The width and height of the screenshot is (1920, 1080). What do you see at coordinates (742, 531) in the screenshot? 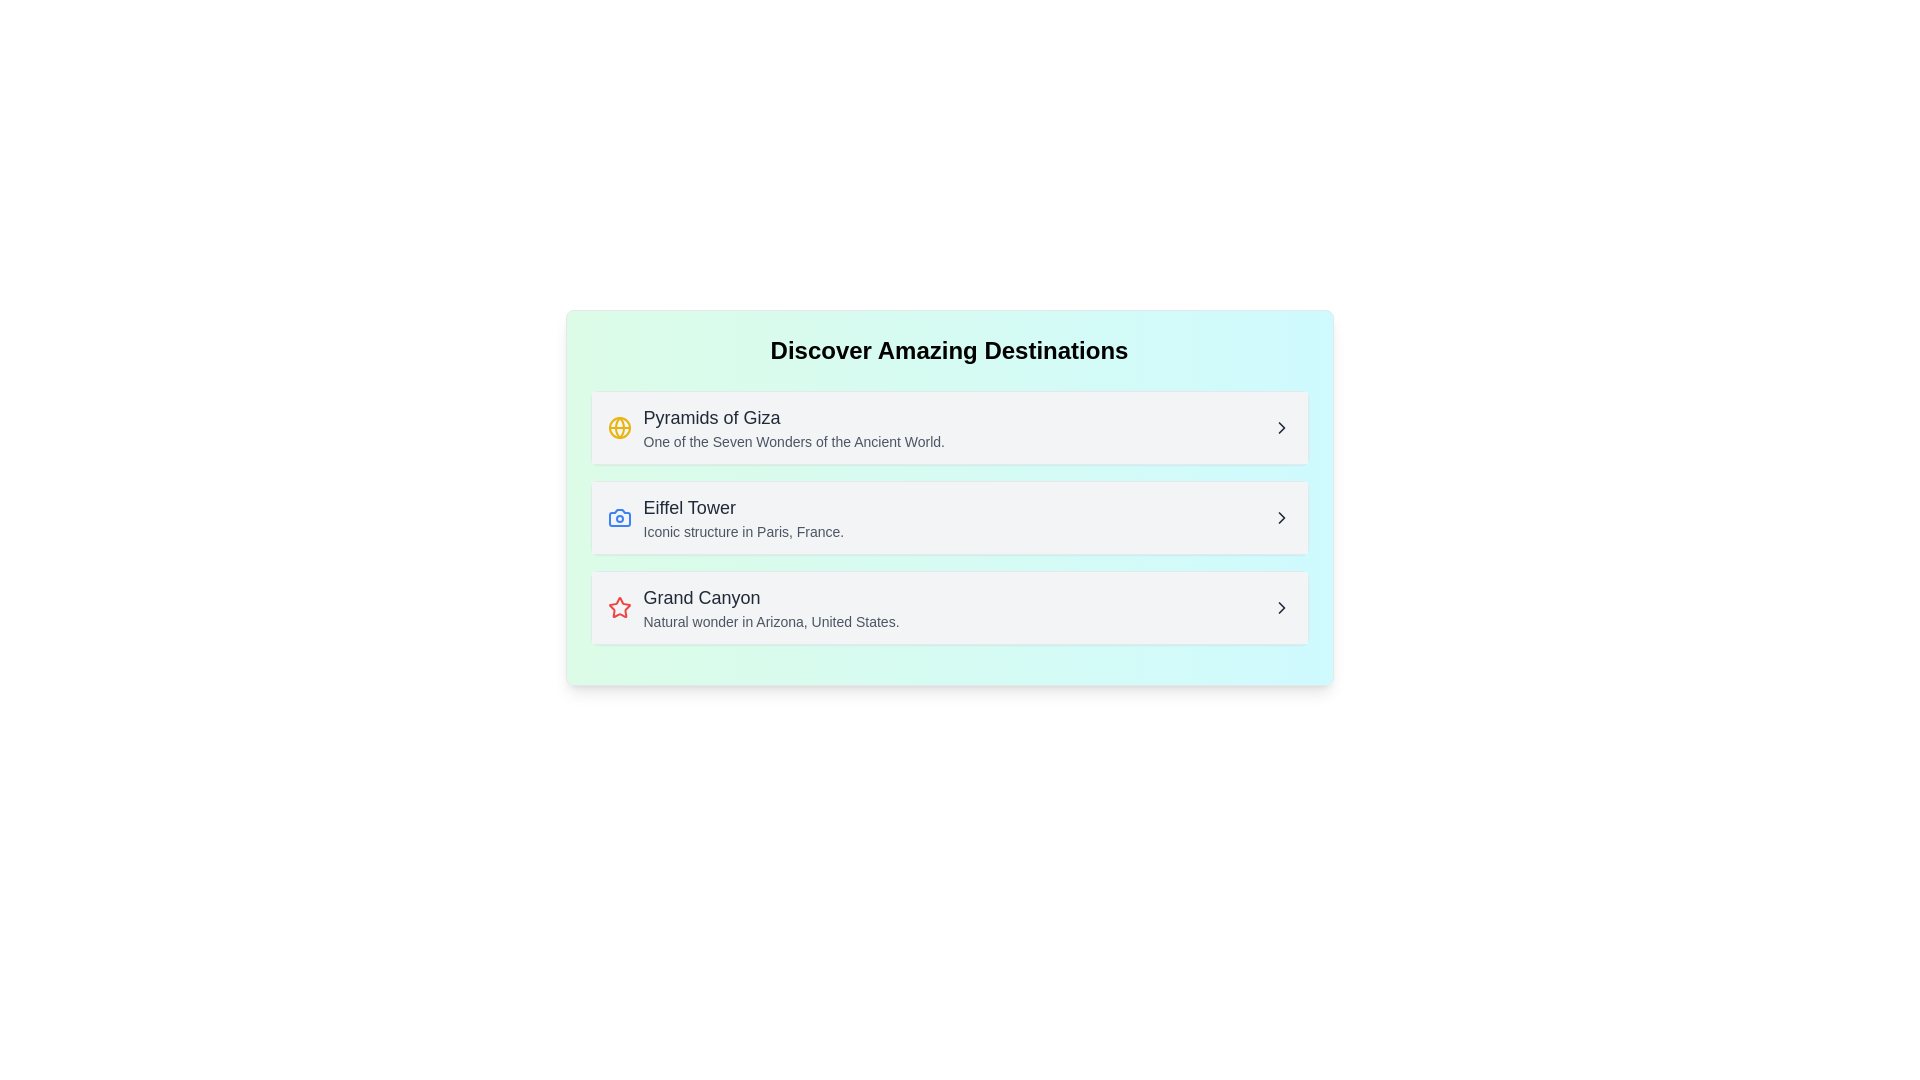
I see `the descriptive text label about the 'Eiffel Tower', which is located below the heading and centered horizontally` at bounding box center [742, 531].